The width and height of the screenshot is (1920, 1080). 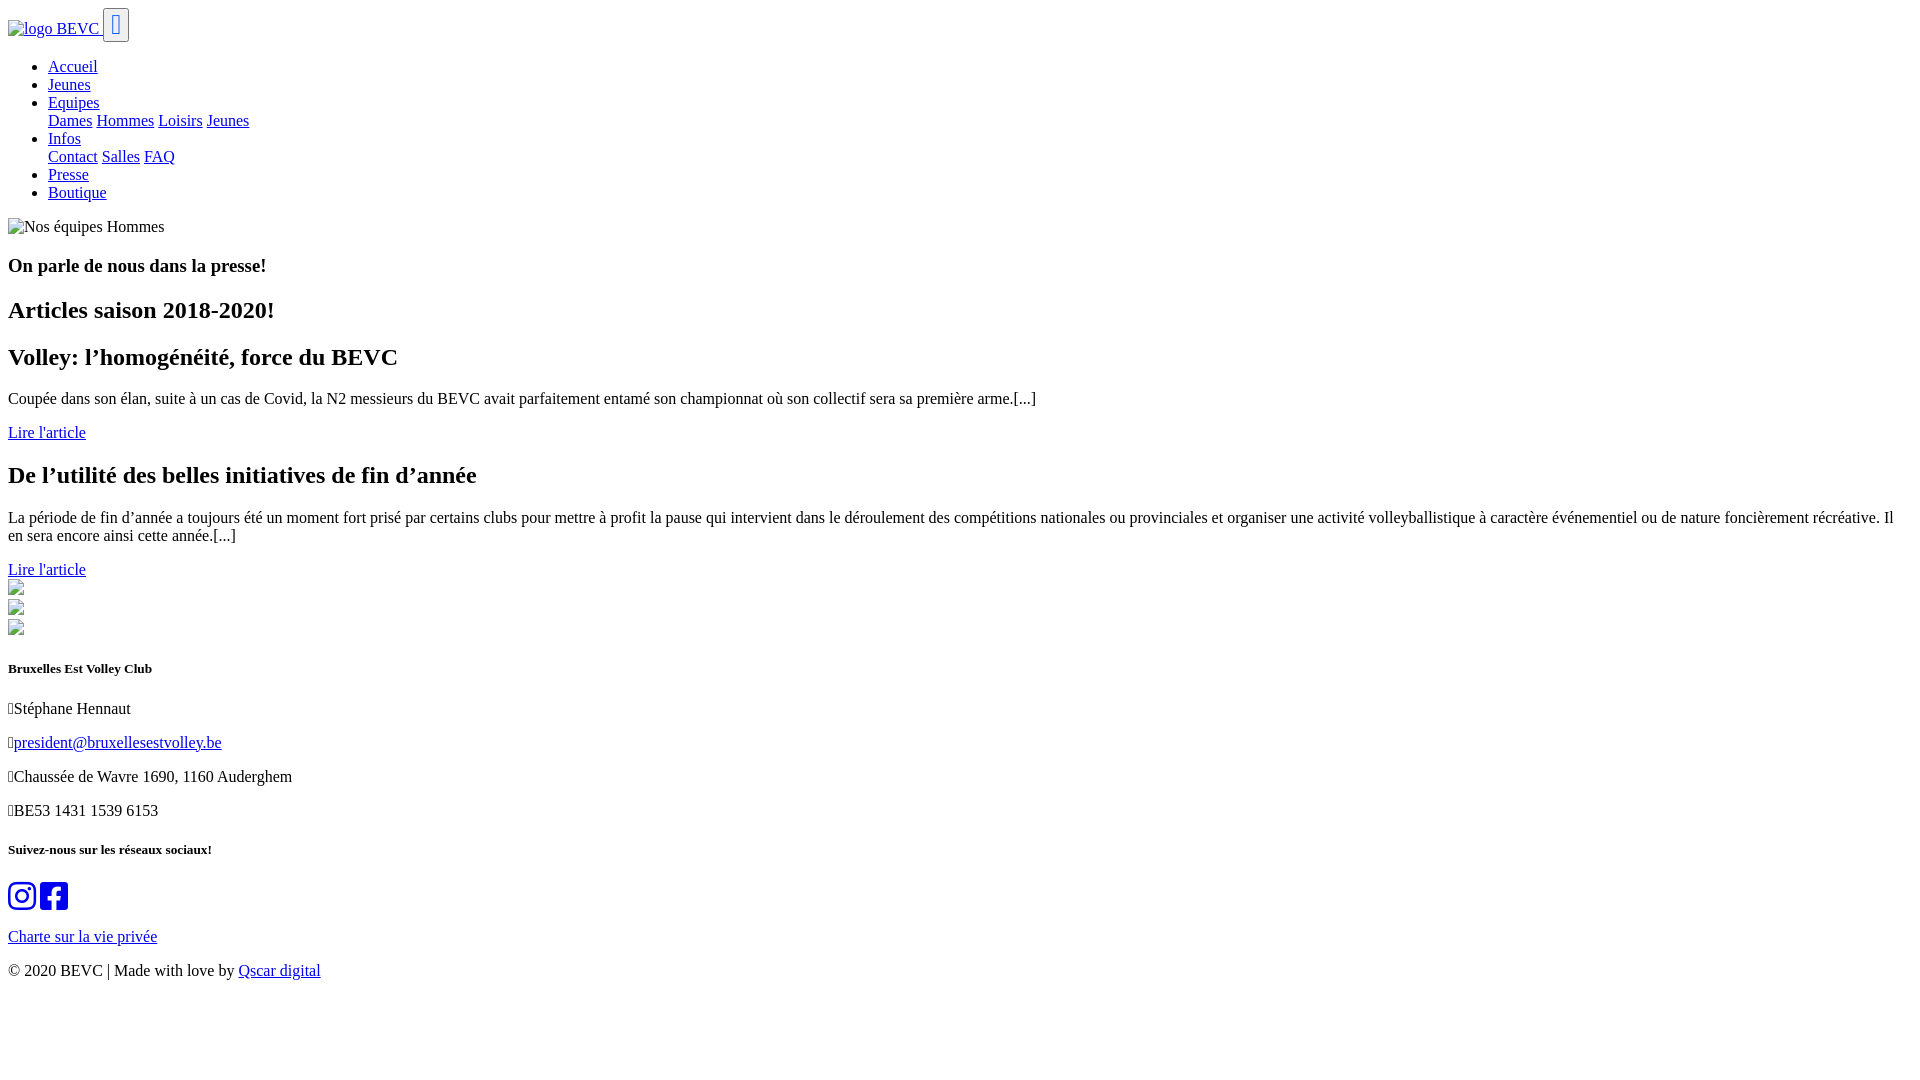 What do you see at coordinates (69, 83) in the screenshot?
I see `'Jeunes'` at bounding box center [69, 83].